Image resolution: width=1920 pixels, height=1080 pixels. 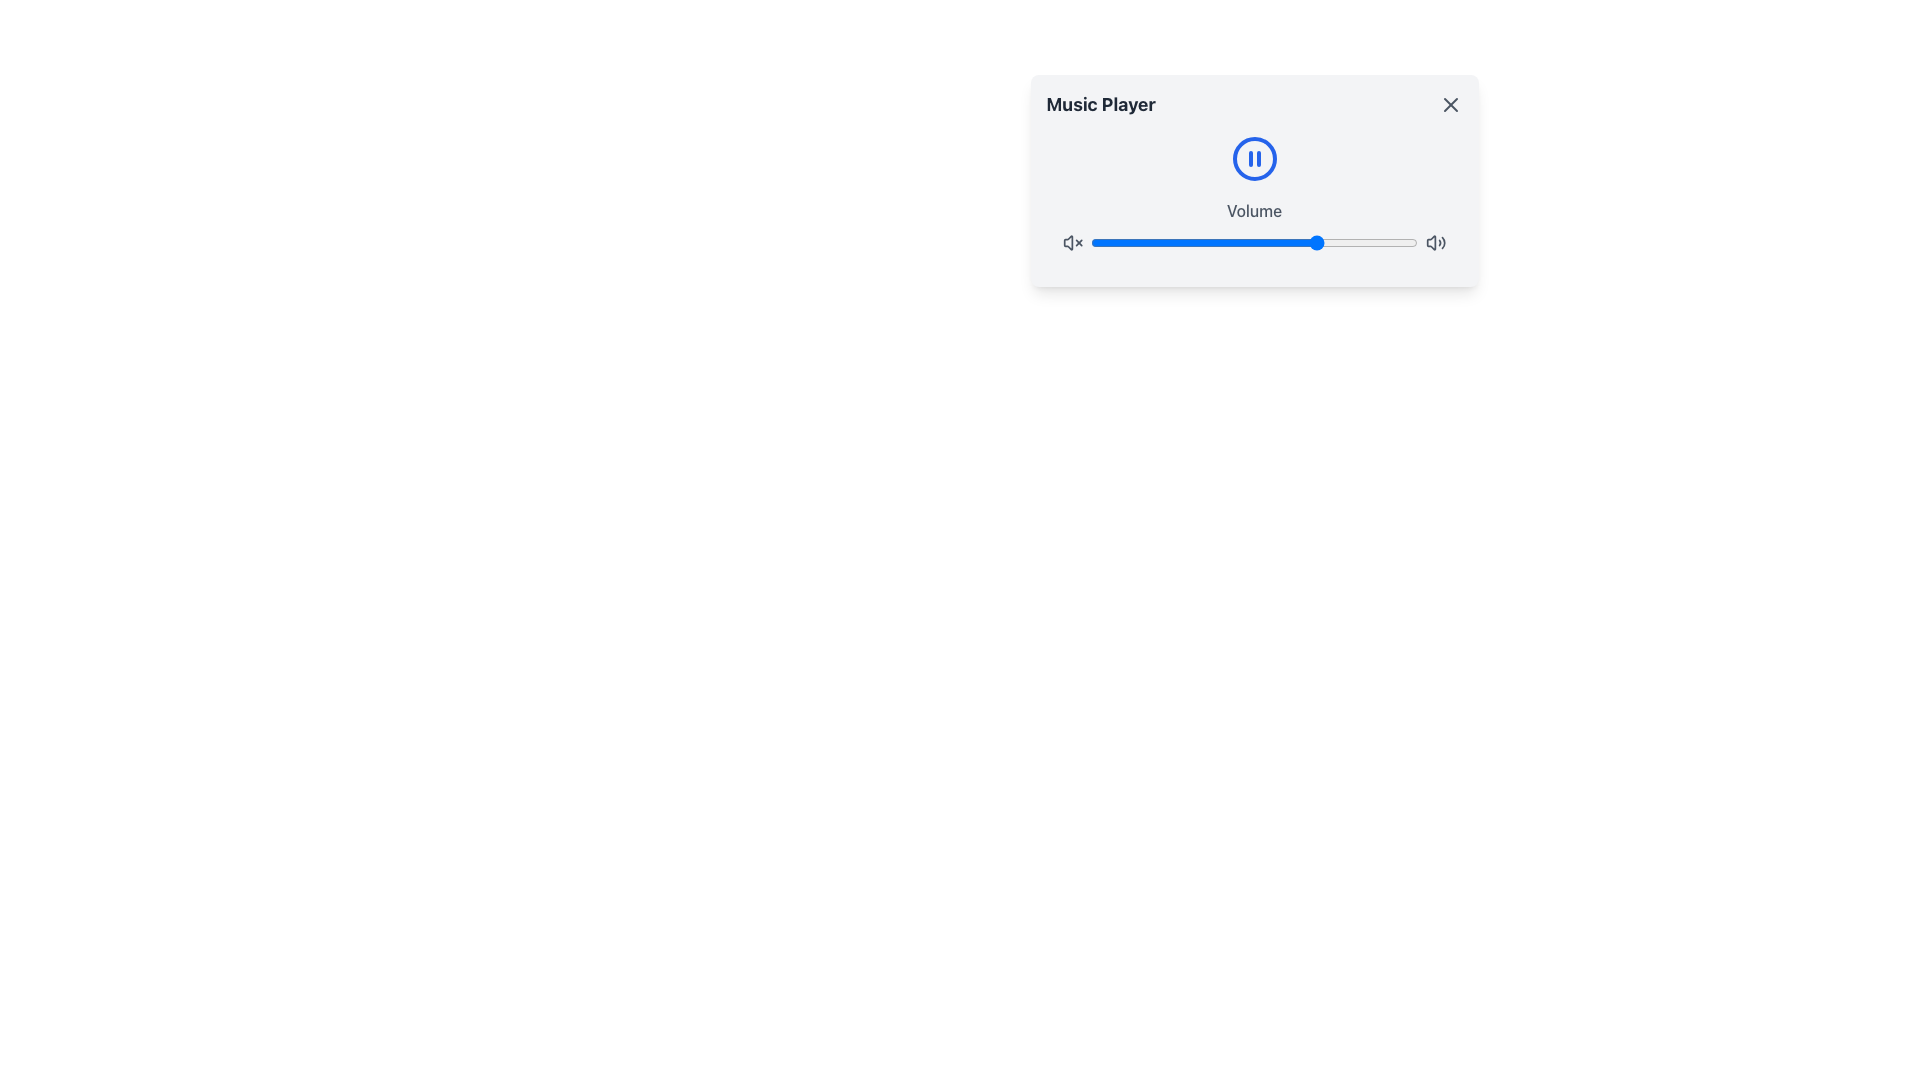 I want to click on the volume, so click(x=1280, y=242).